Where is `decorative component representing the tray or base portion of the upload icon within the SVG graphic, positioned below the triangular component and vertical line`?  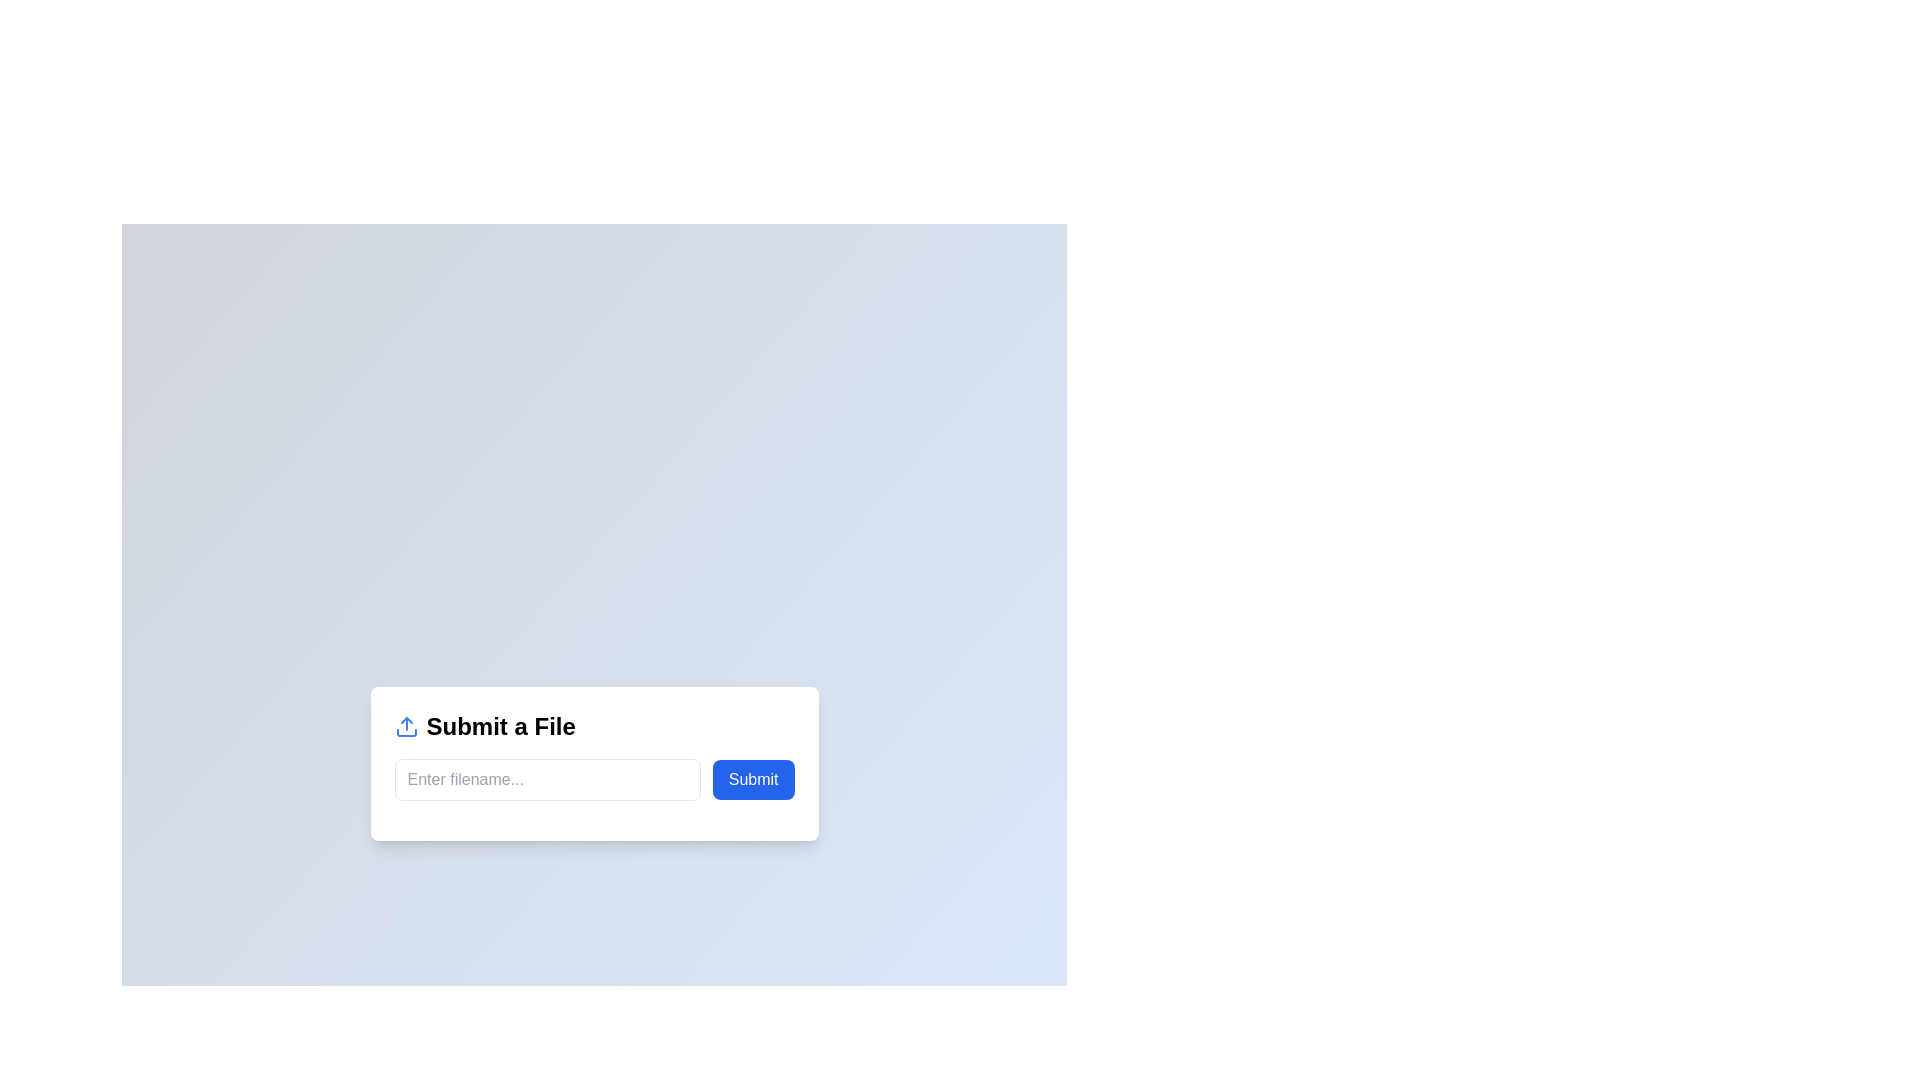 decorative component representing the tray or base portion of the upload icon within the SVG graphic, positioned below the triangular component and vertical line is located at coordinates (405, 732).